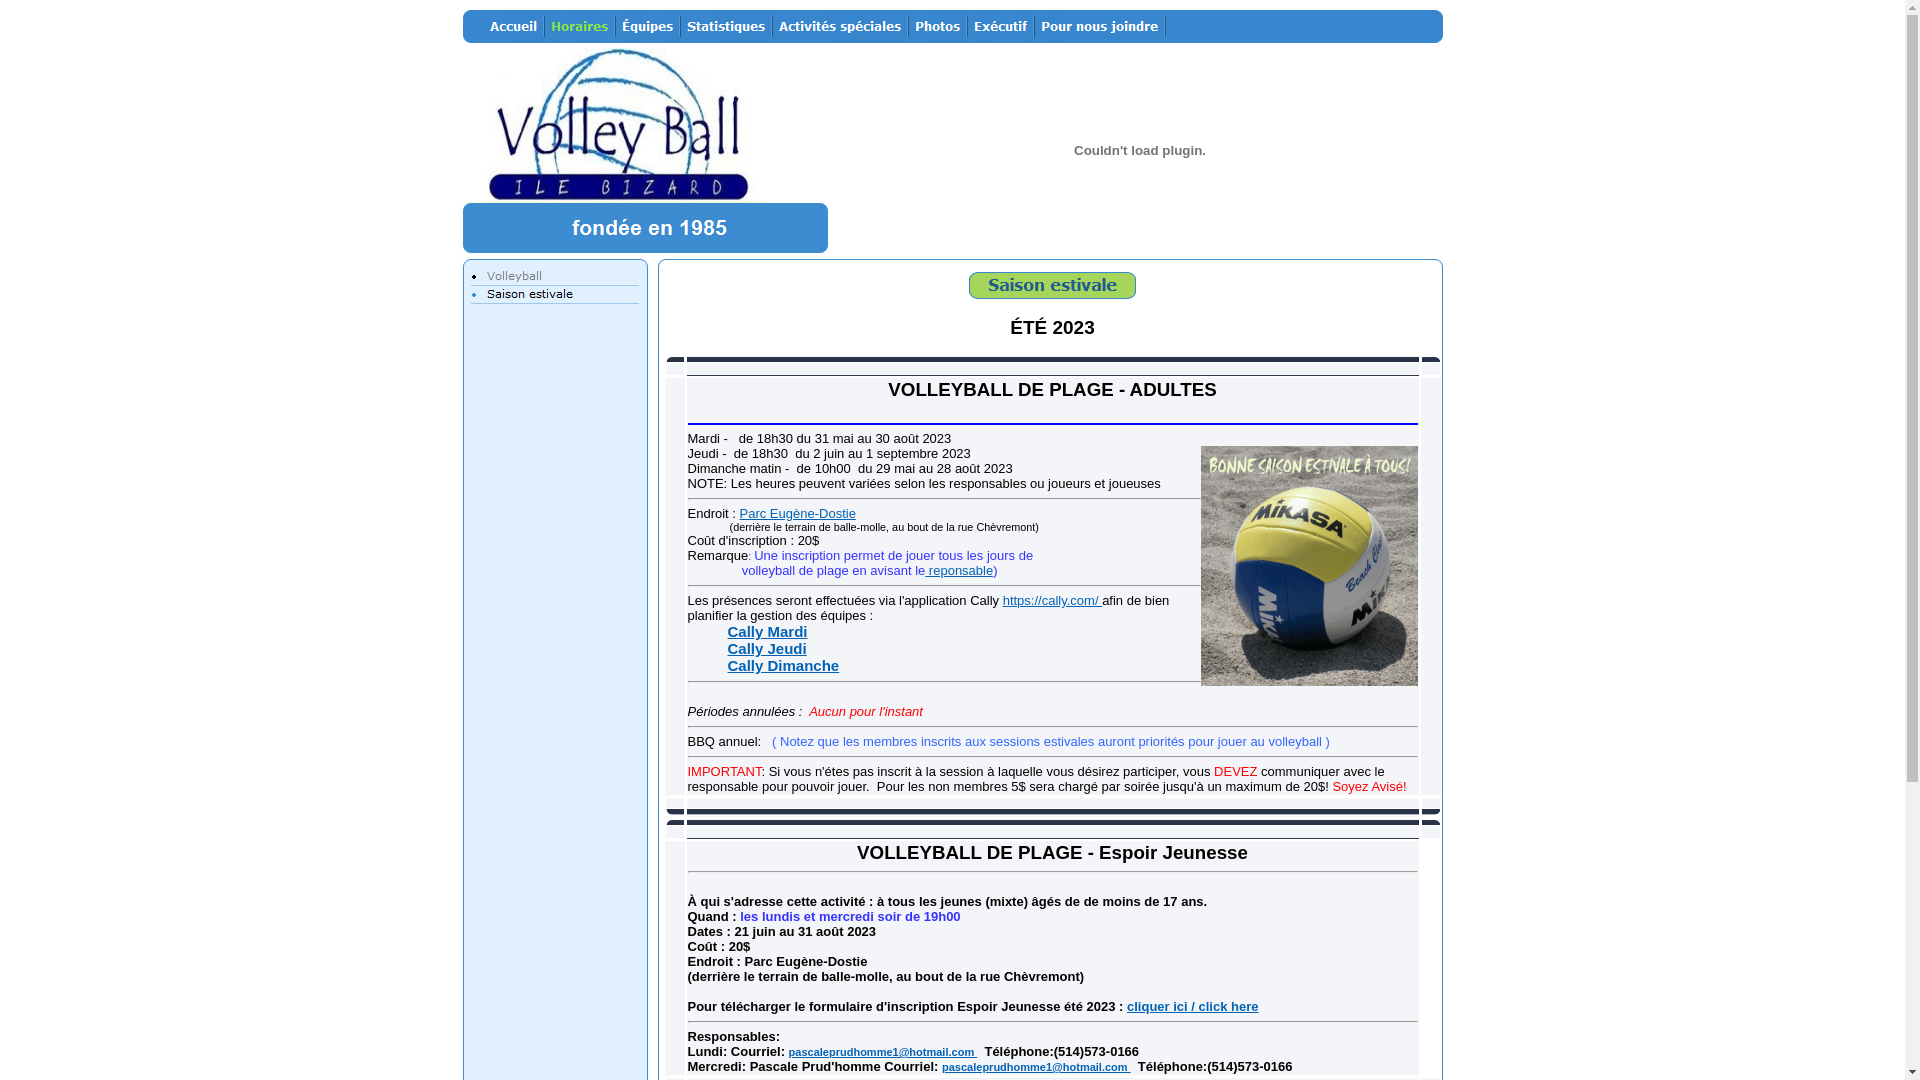 The width and height of the screenshot is (1920, 1080). What do you see at coordinates (882, 1051) in the screenshot?
I see `'pascaleprudhomme1@hotmail.com'` at bounding box center [882, 1051].